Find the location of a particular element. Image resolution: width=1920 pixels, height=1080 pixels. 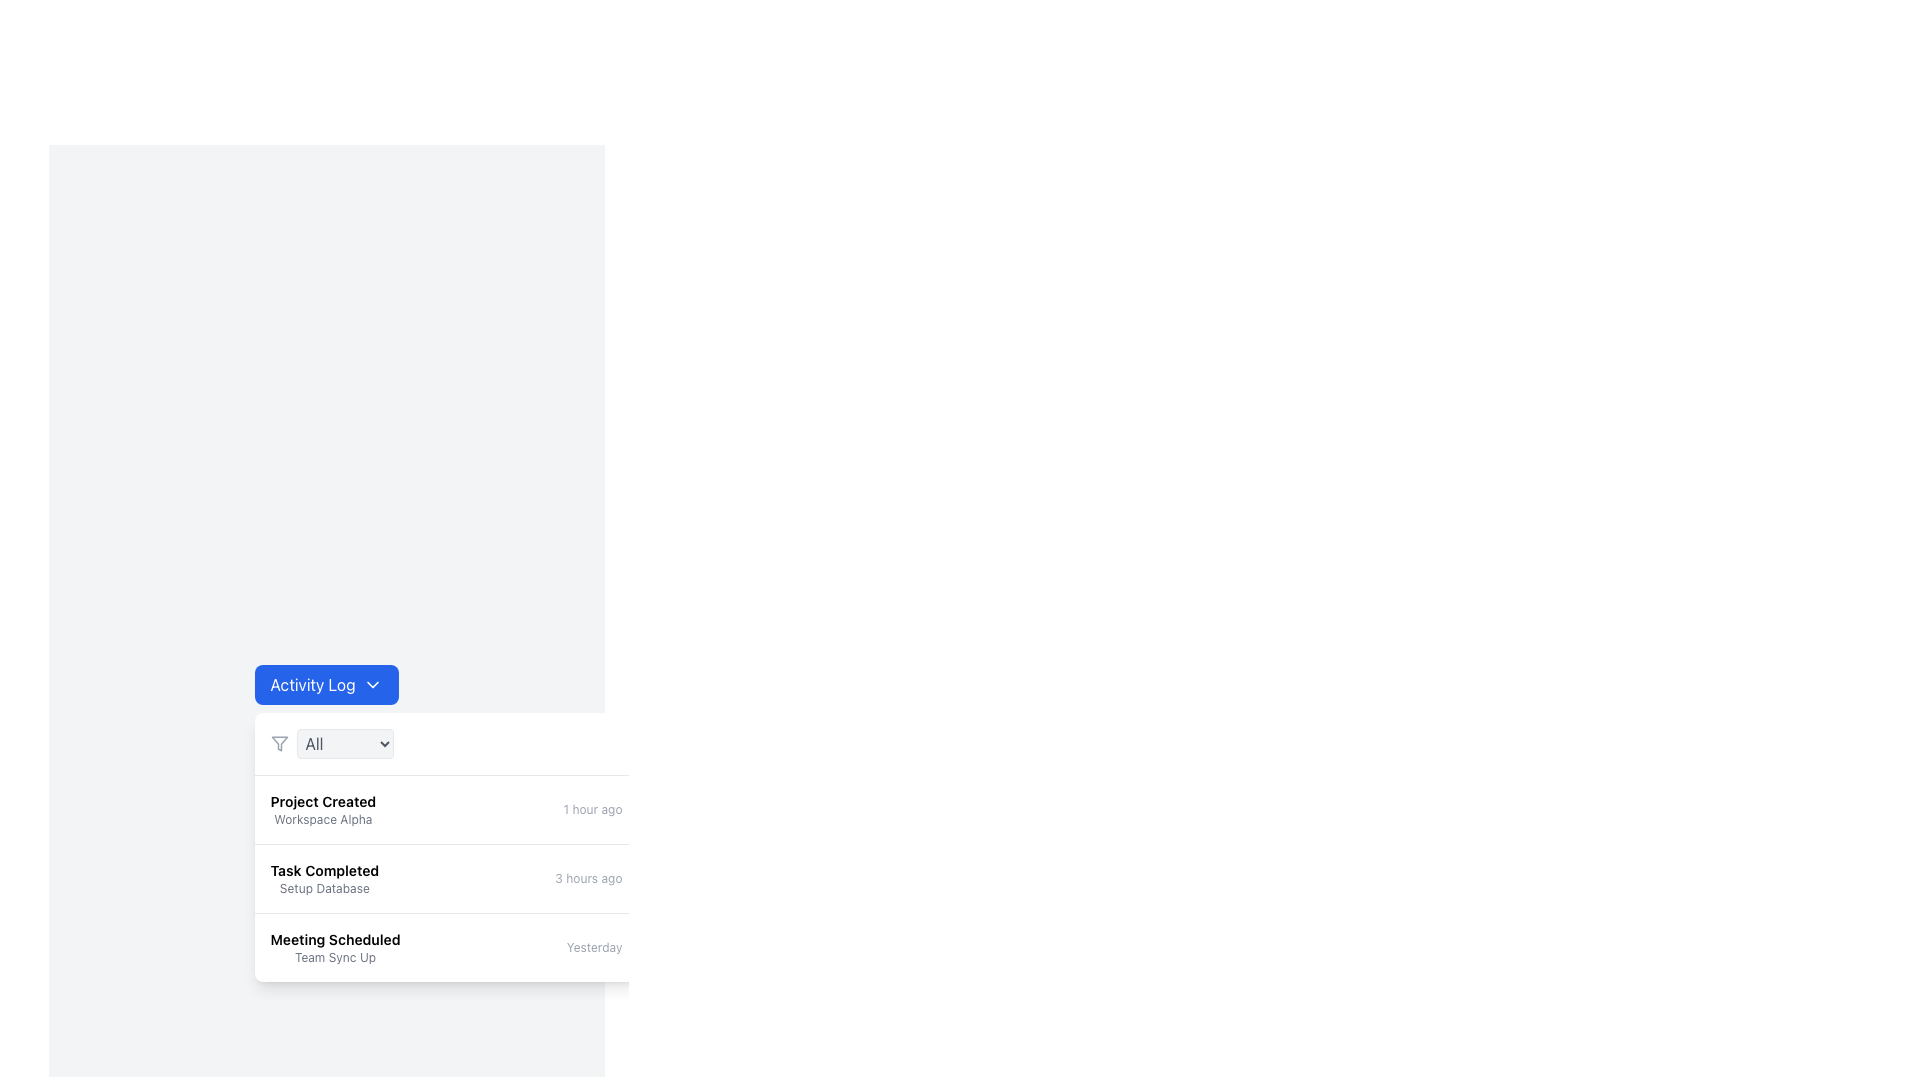

the 'Activity Log' label, which is positioned in the lower central area of the interface, next to a chevron-down icon is located at coordinates (311, 684).